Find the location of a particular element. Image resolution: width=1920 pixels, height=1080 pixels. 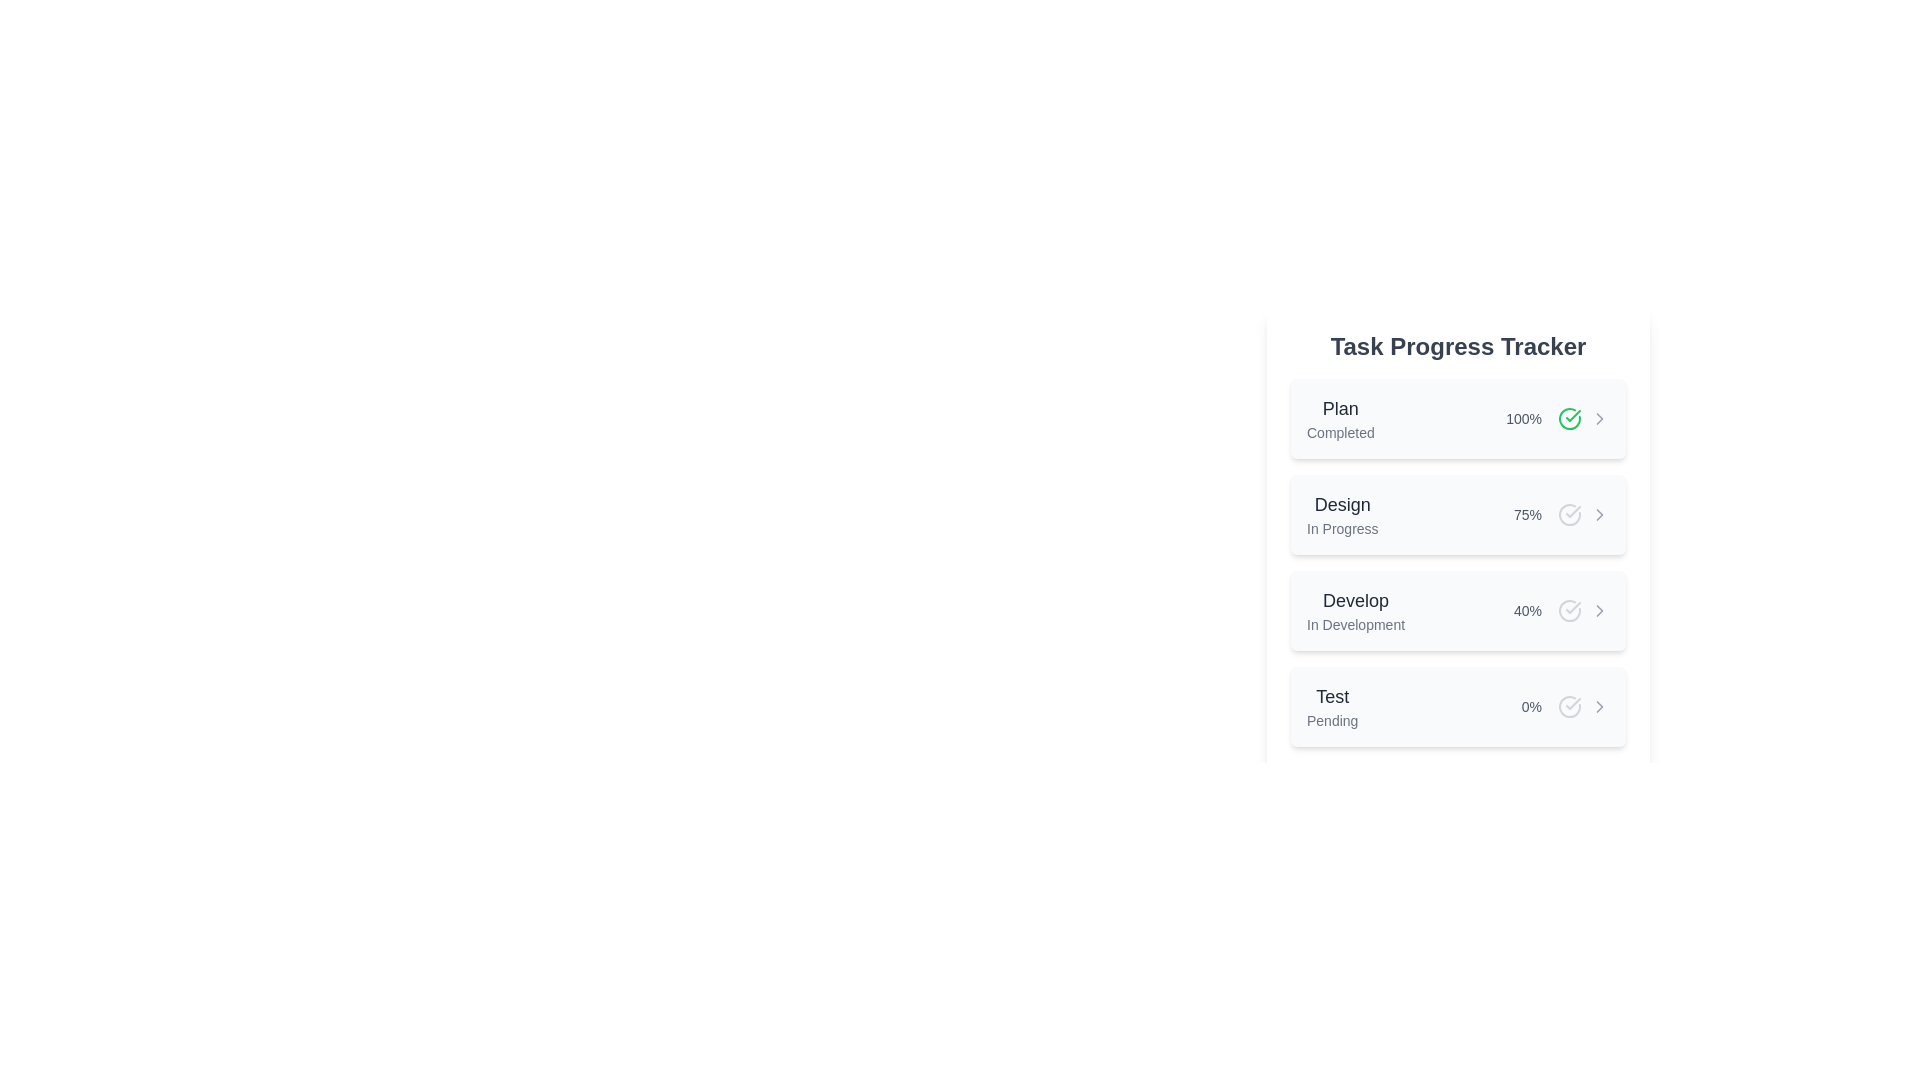

the '40%' text label within the 'Develop In Development' progress section, which is part of a progress indicator group is located at coordinates (1560, 609).